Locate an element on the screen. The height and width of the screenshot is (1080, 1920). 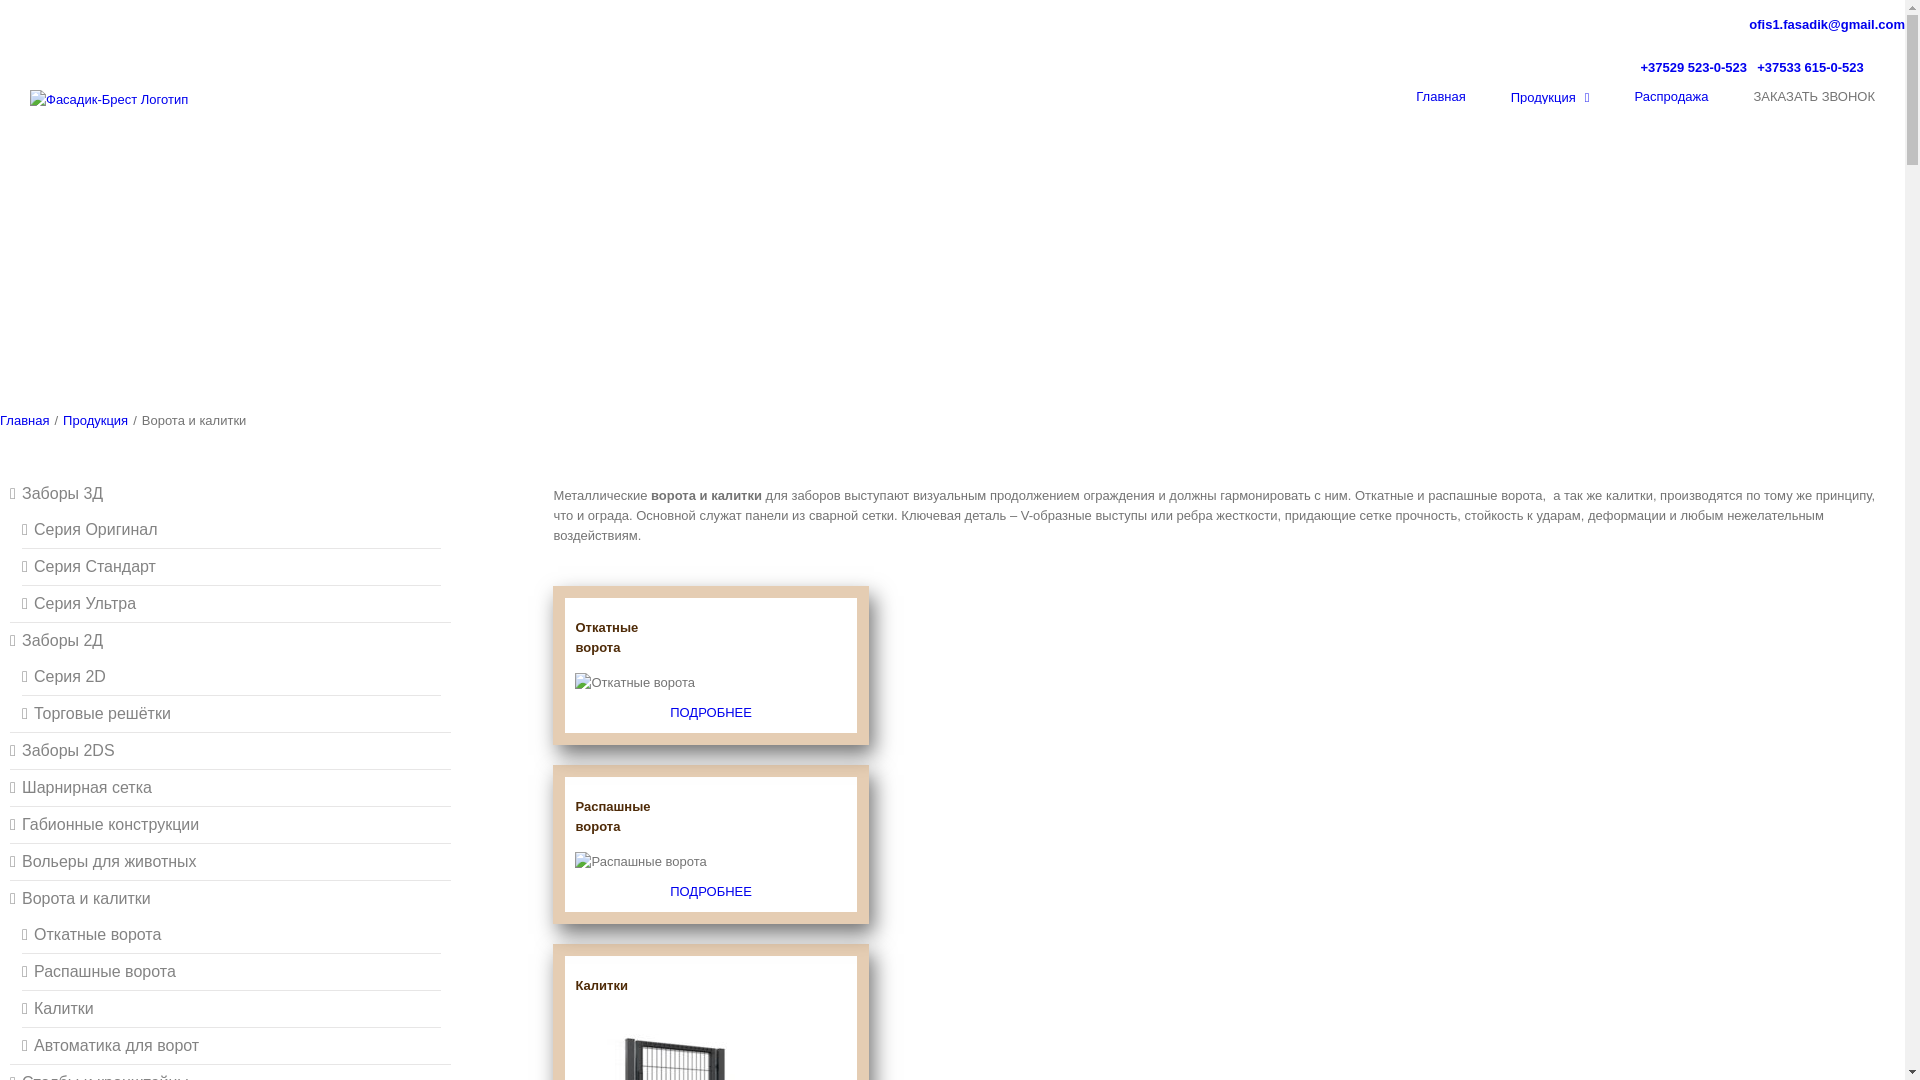
'+37533 615-0-523' is located at coordinates (1752, 66).